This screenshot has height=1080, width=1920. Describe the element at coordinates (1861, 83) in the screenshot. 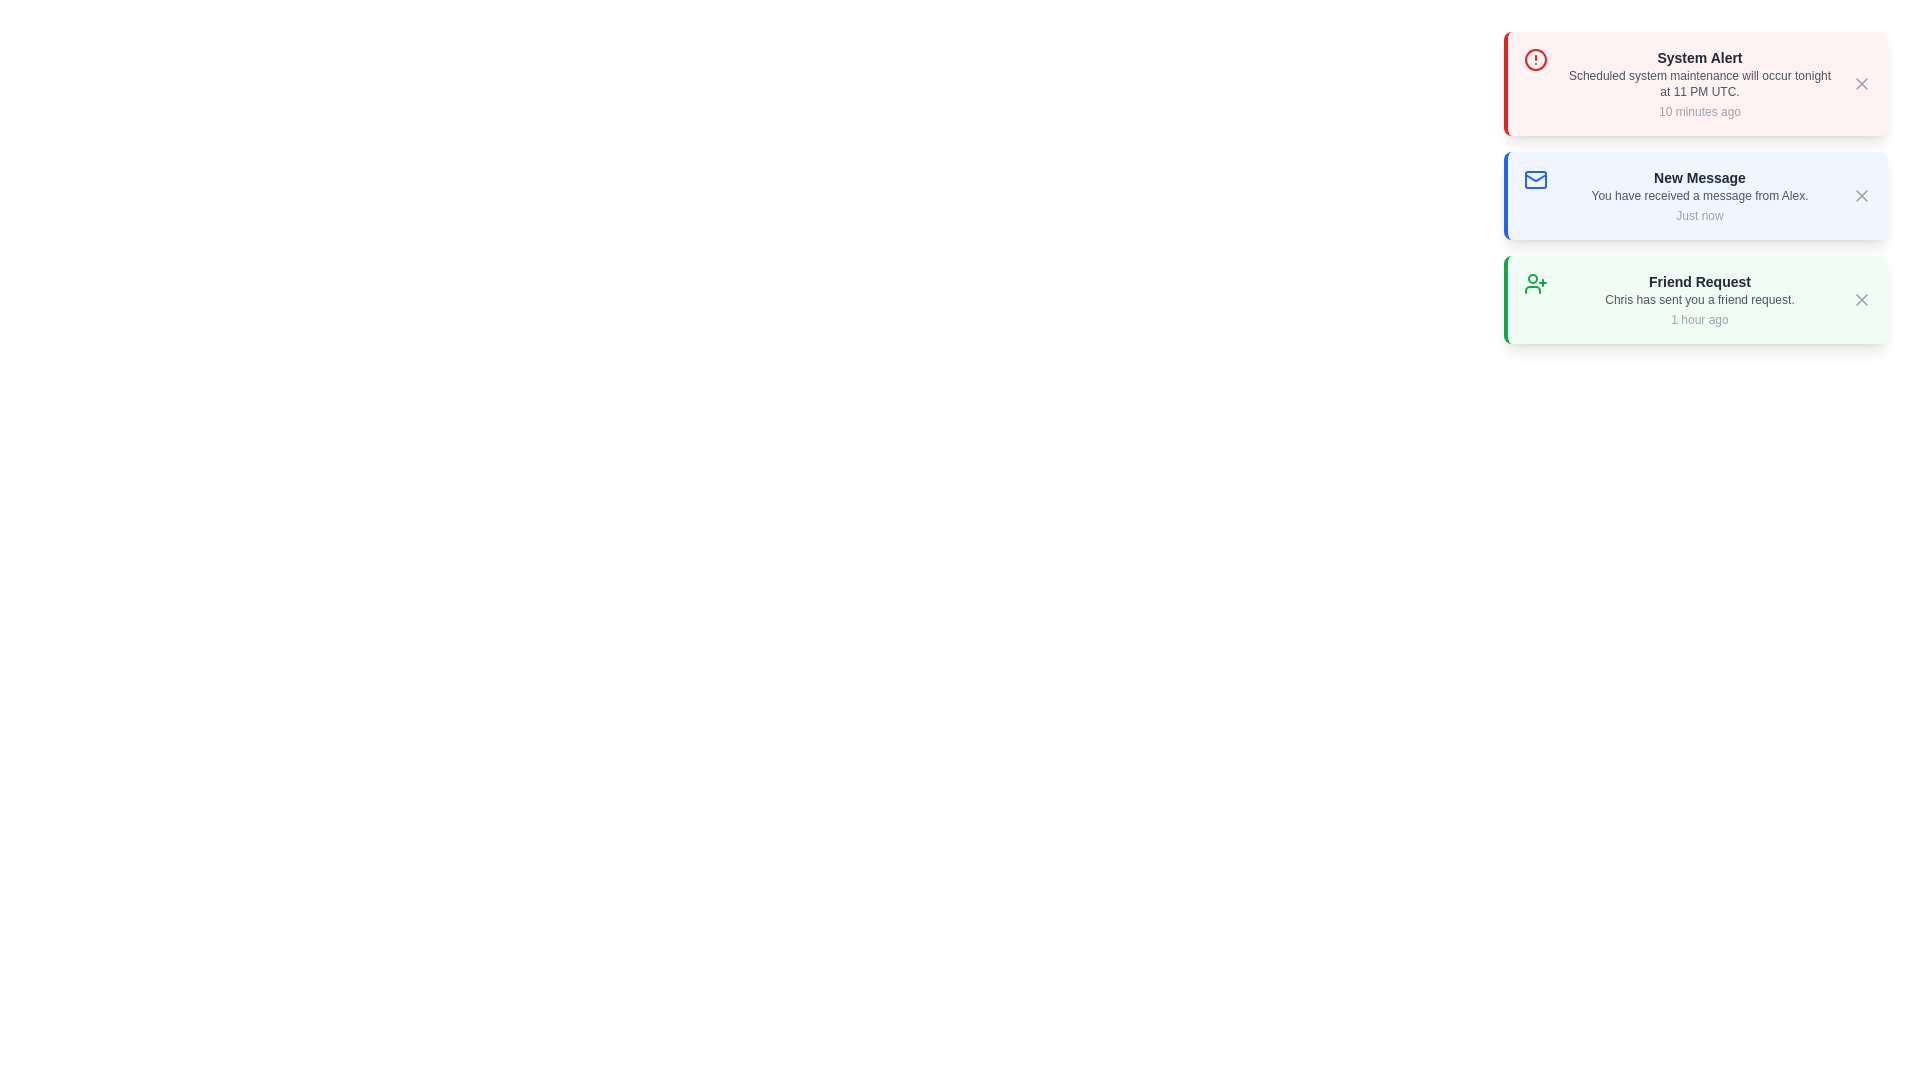

I see `the dismiss Icon button located at the top-right corner of the 'System Alert' notification for accessibility purposes` at that location.